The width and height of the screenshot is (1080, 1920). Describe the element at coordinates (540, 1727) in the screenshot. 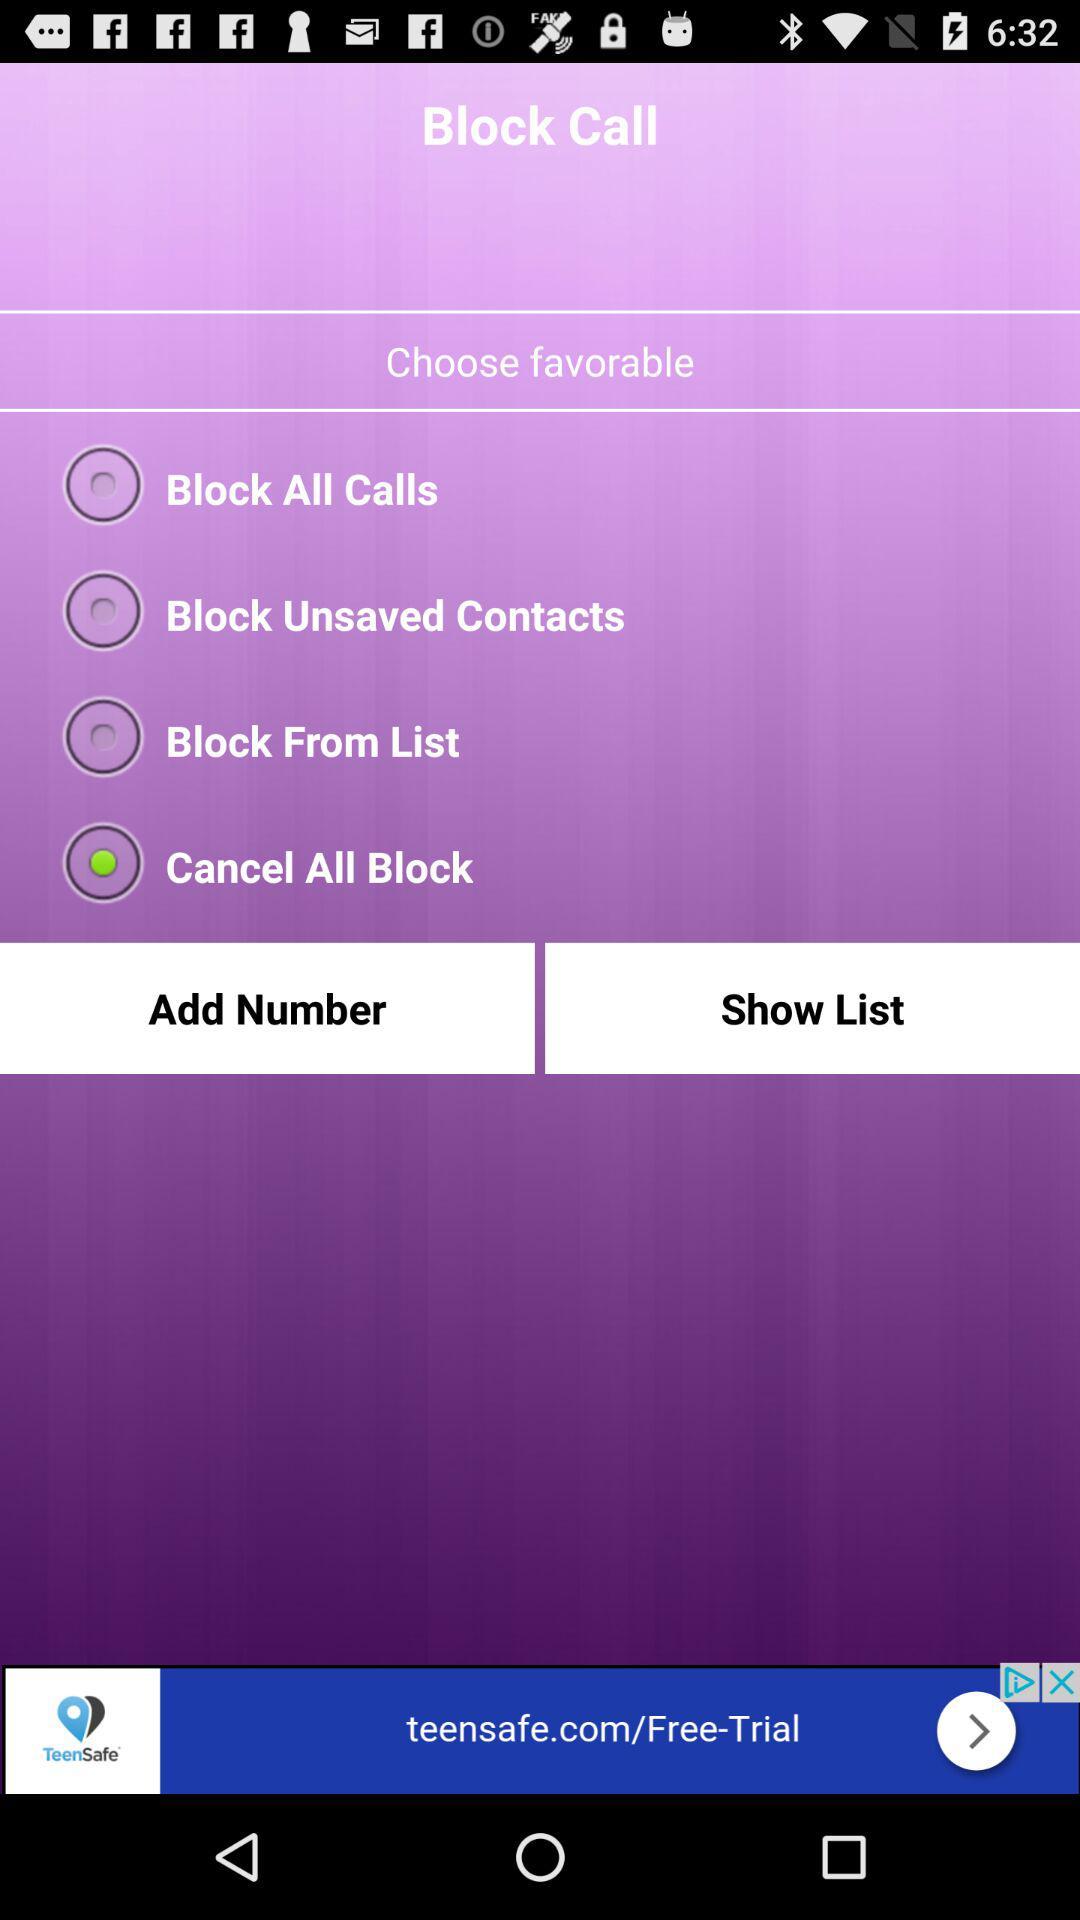

I see `teensafe app trial` at that location.